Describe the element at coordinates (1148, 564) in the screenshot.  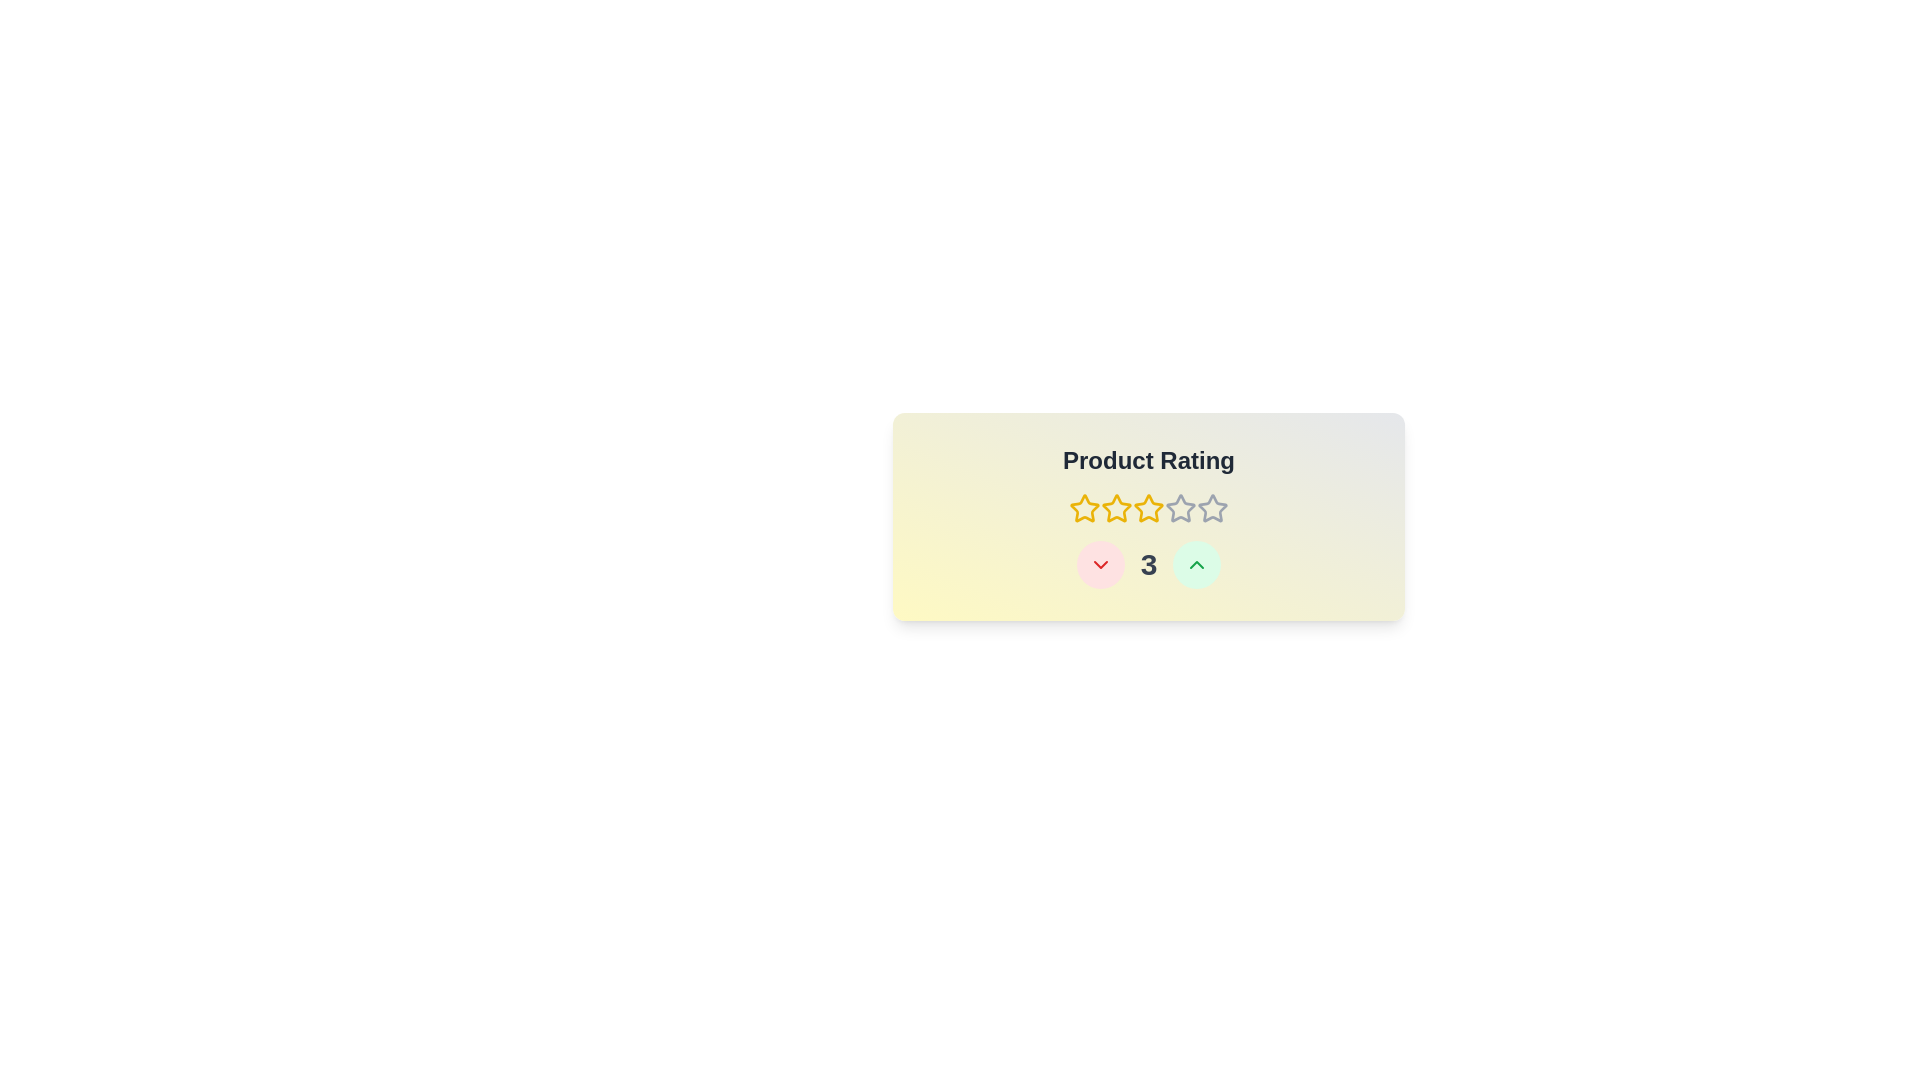
I see `the Text Display element that shows the current rating value, positioned between the red downward-facing arrow button and the green upward-facing arrow button in the rating interface` at that location.